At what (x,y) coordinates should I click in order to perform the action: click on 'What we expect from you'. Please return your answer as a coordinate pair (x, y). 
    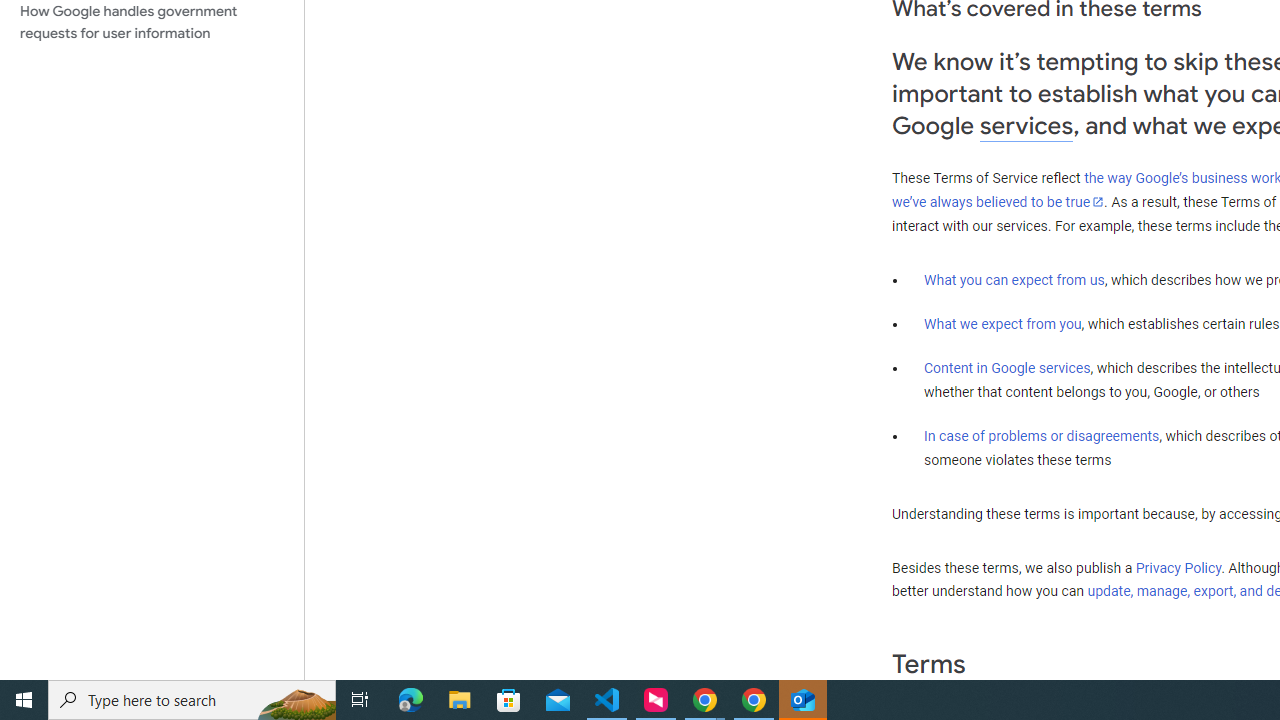
    Looking at the image, I should click on (1002, 323).